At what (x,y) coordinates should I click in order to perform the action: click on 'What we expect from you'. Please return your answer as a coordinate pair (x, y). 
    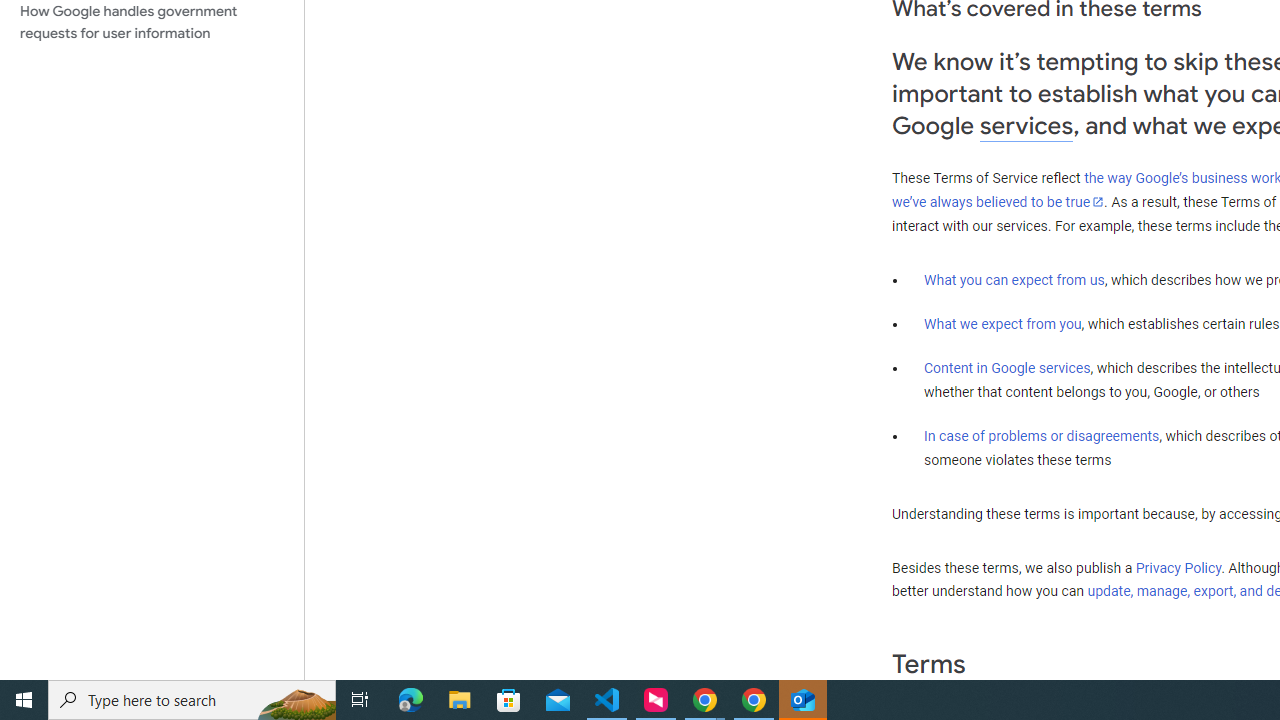
    Looking at the image, I should click on (1002, 323).